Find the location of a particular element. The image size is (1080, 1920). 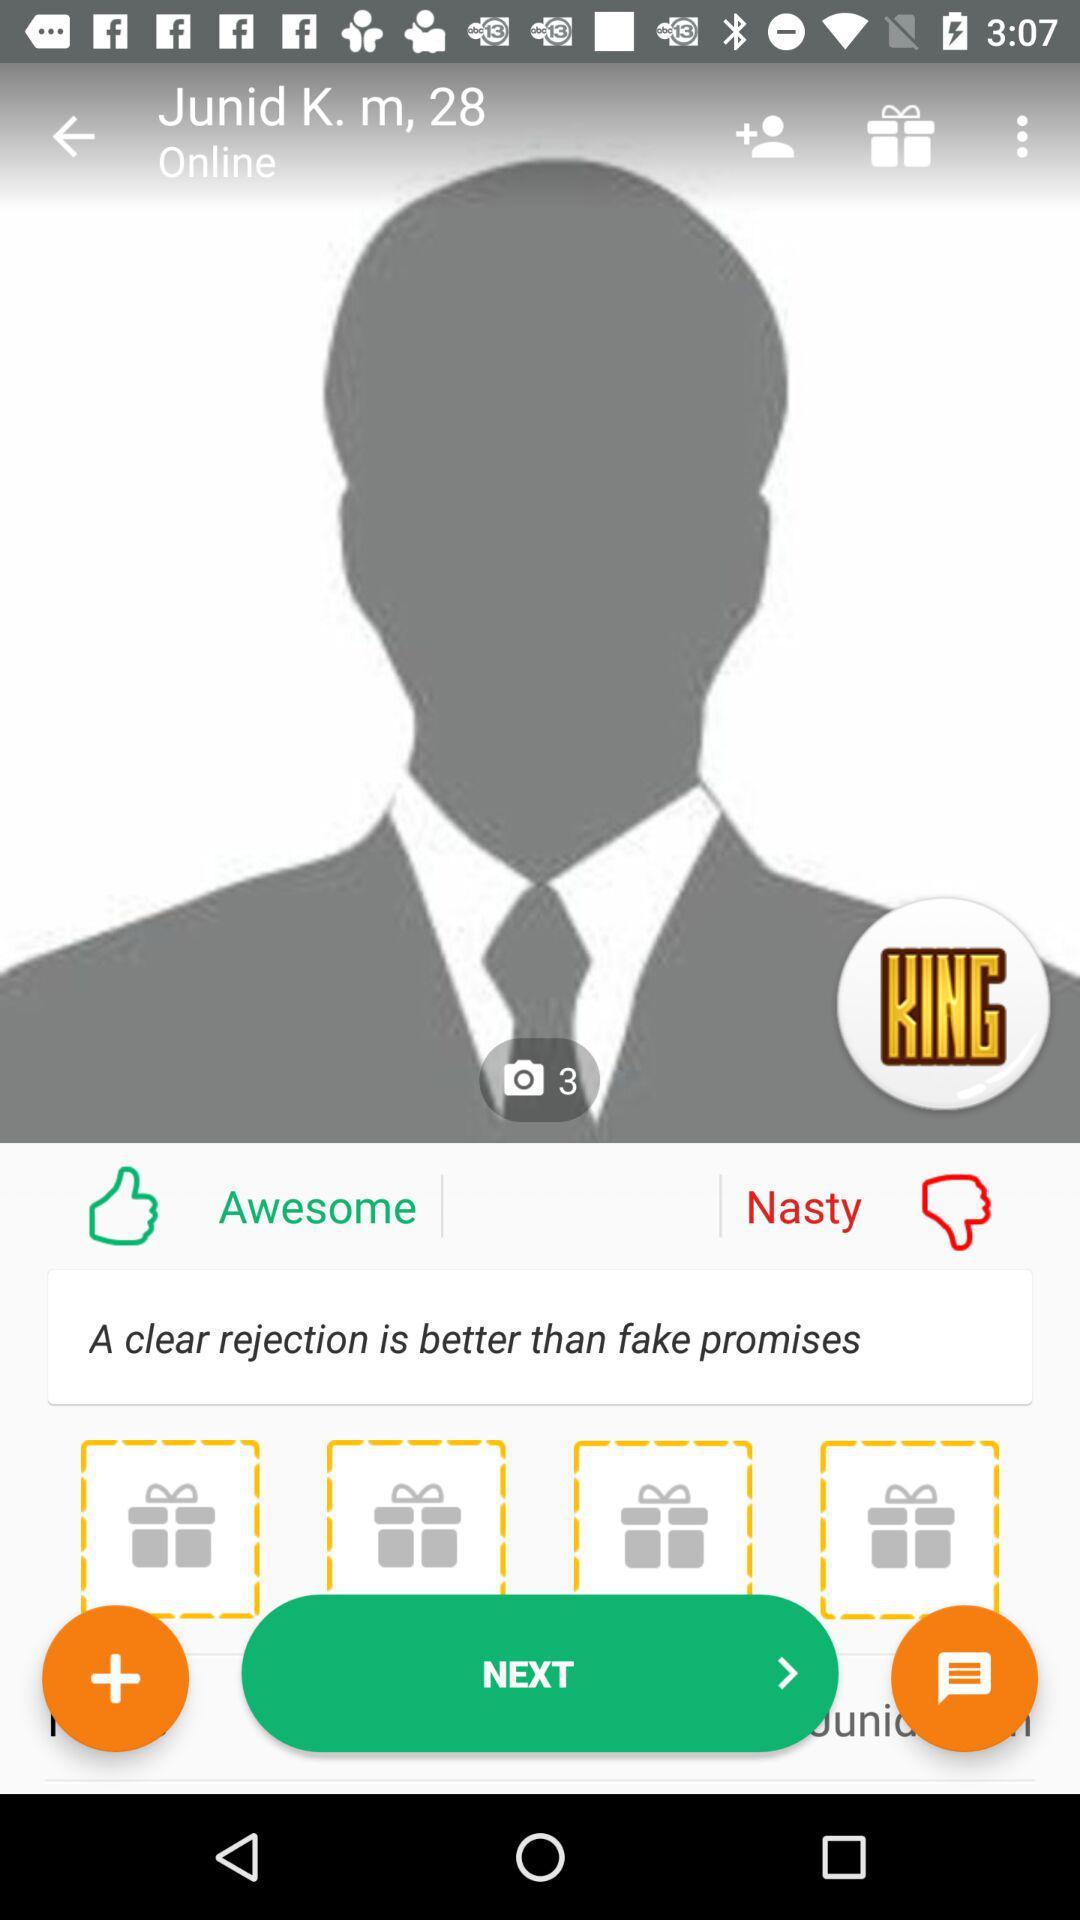

icon to the left of the junid k. icon is located at coordinates (72, 135).